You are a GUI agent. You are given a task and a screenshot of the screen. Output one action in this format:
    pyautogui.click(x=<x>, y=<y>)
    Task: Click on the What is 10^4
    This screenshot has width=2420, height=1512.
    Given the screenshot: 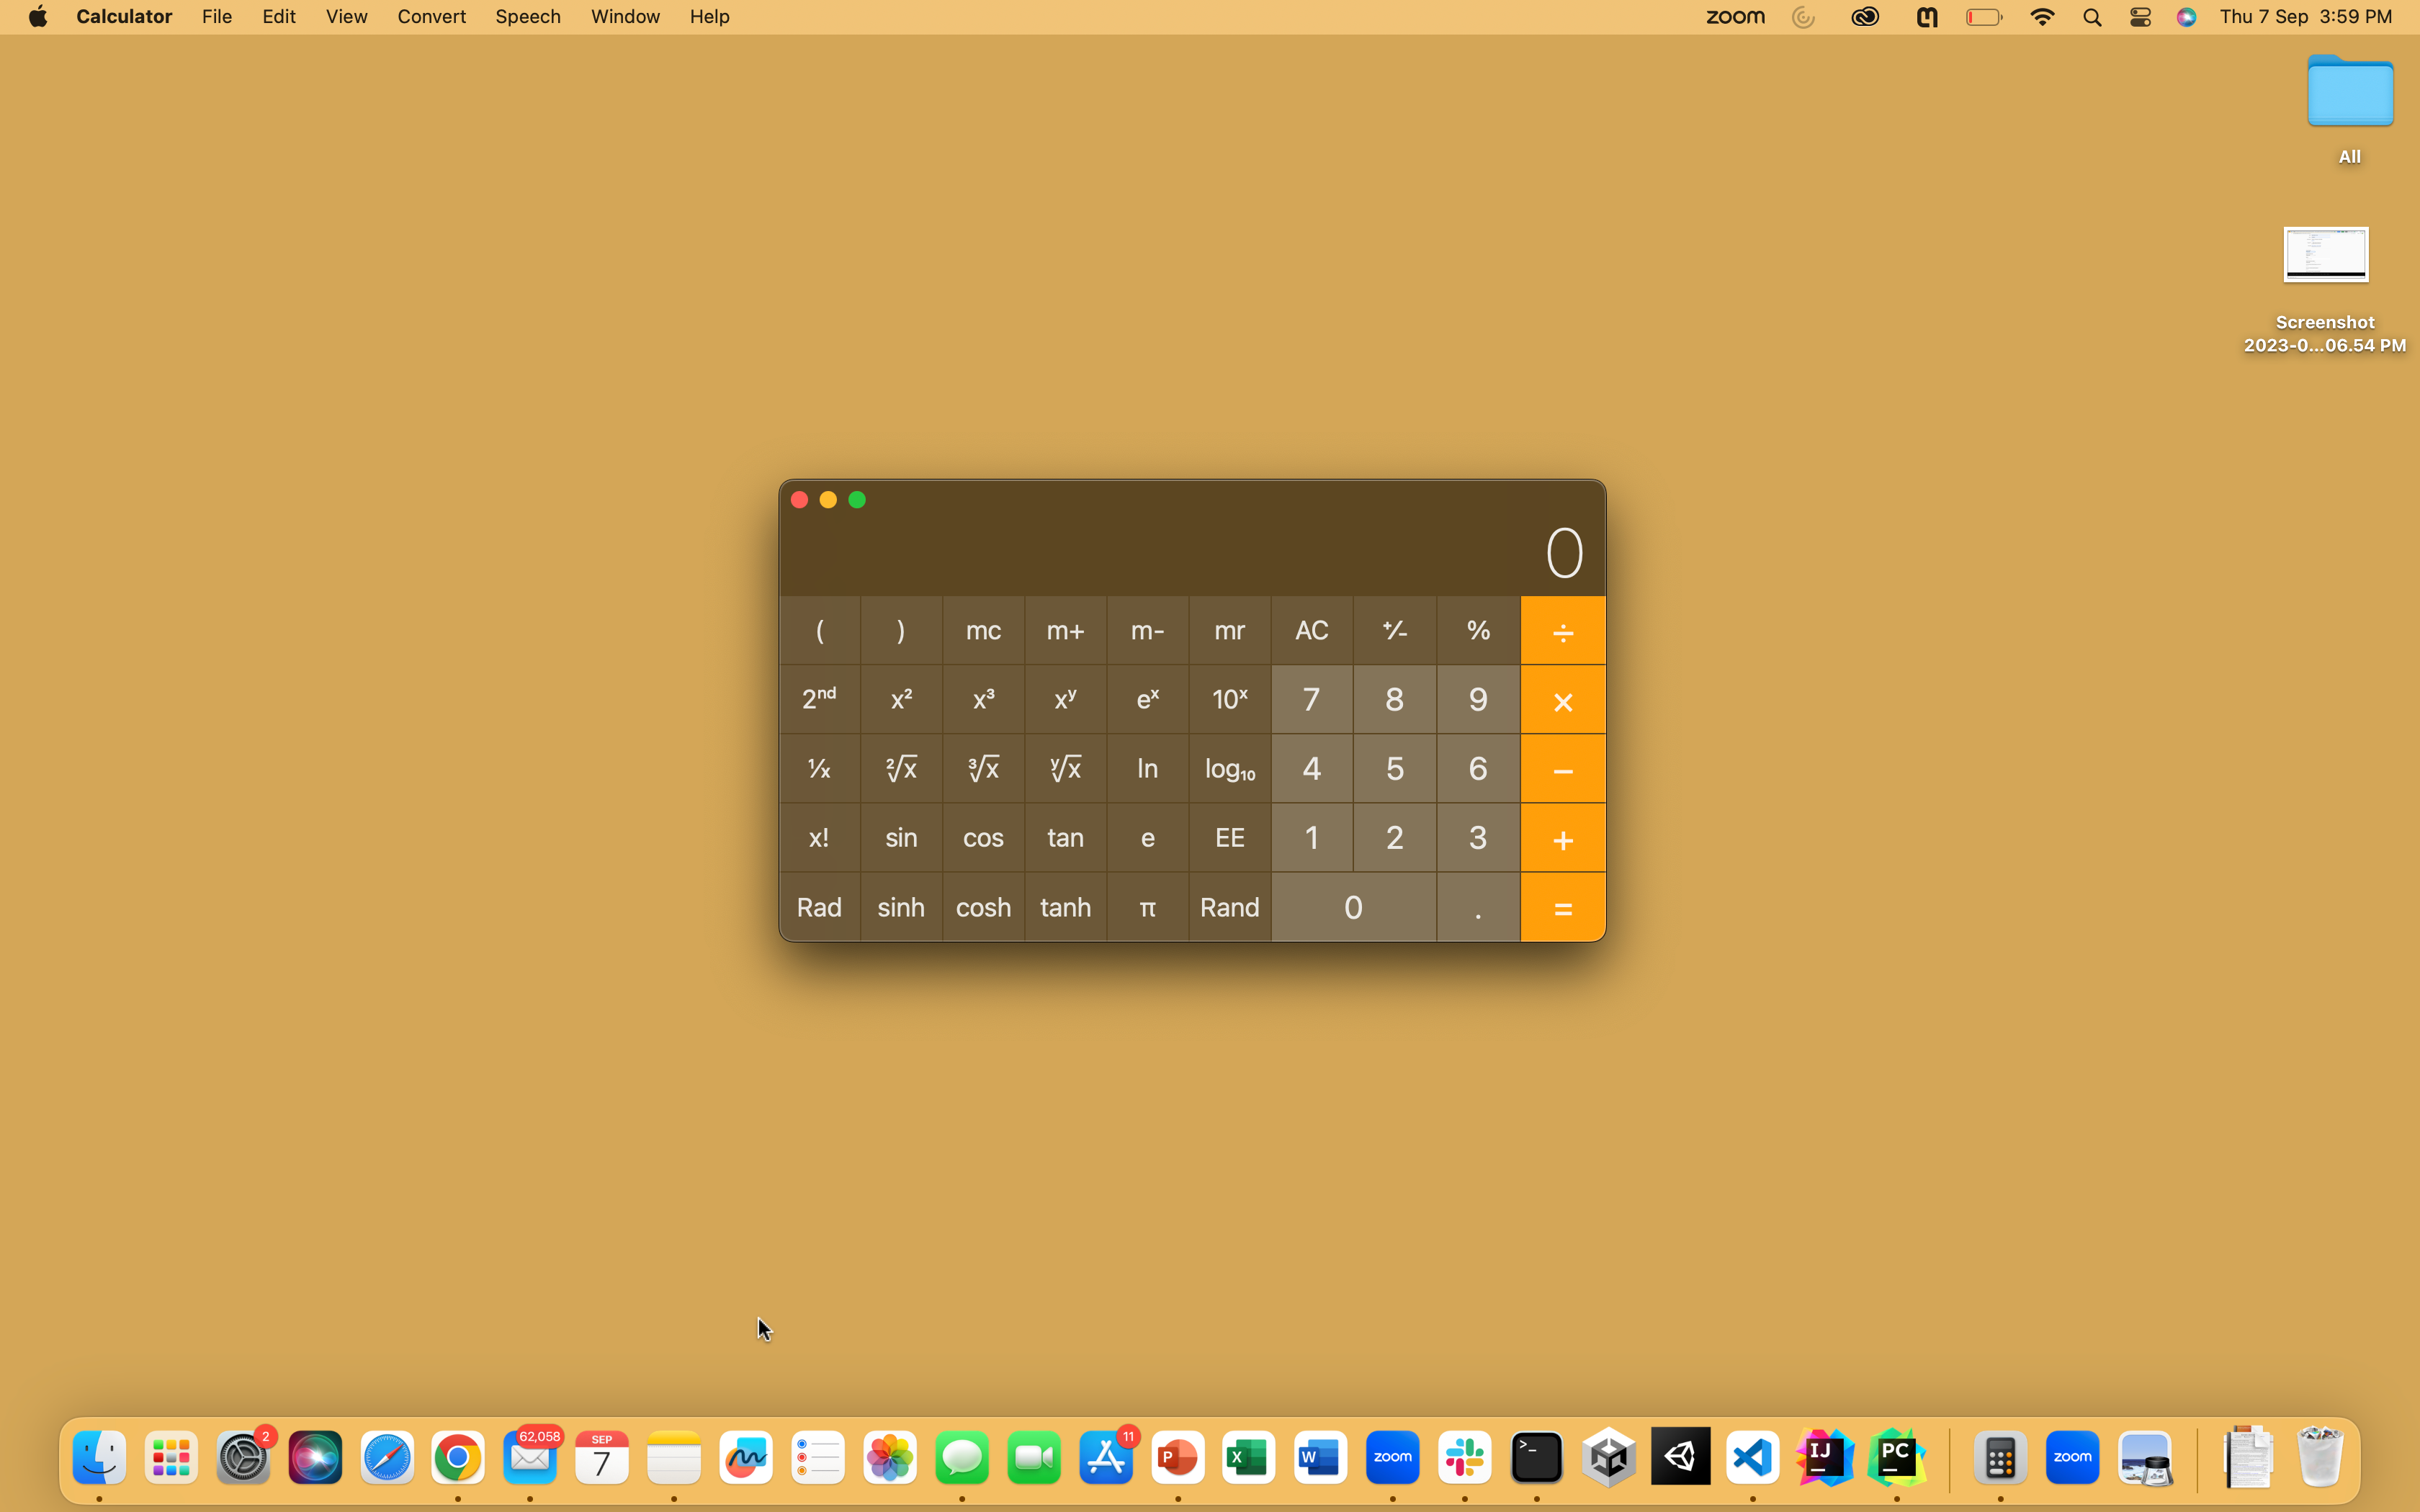 What is the action you would take?
    pyautogui.click(x=1309, y=767)
    